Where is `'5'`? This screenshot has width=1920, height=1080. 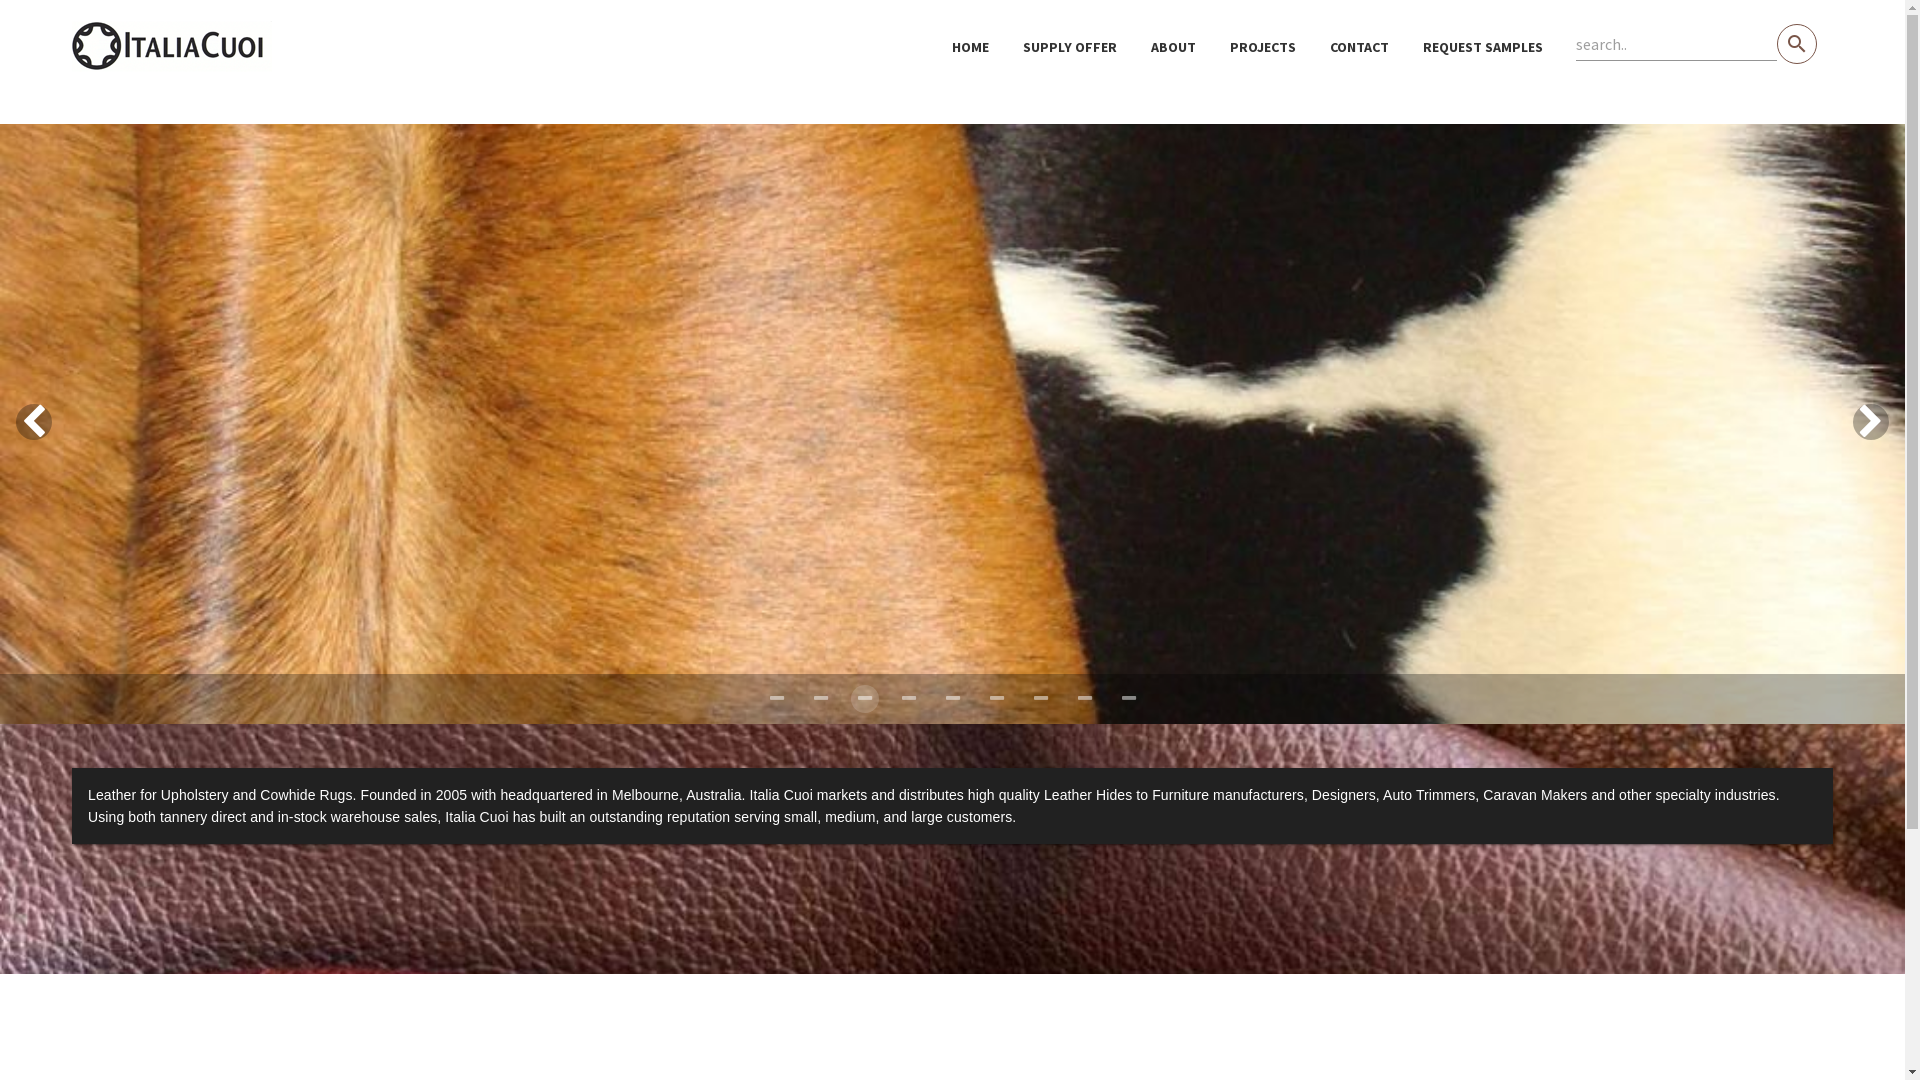
'5' is located at coordinates (996, 697).